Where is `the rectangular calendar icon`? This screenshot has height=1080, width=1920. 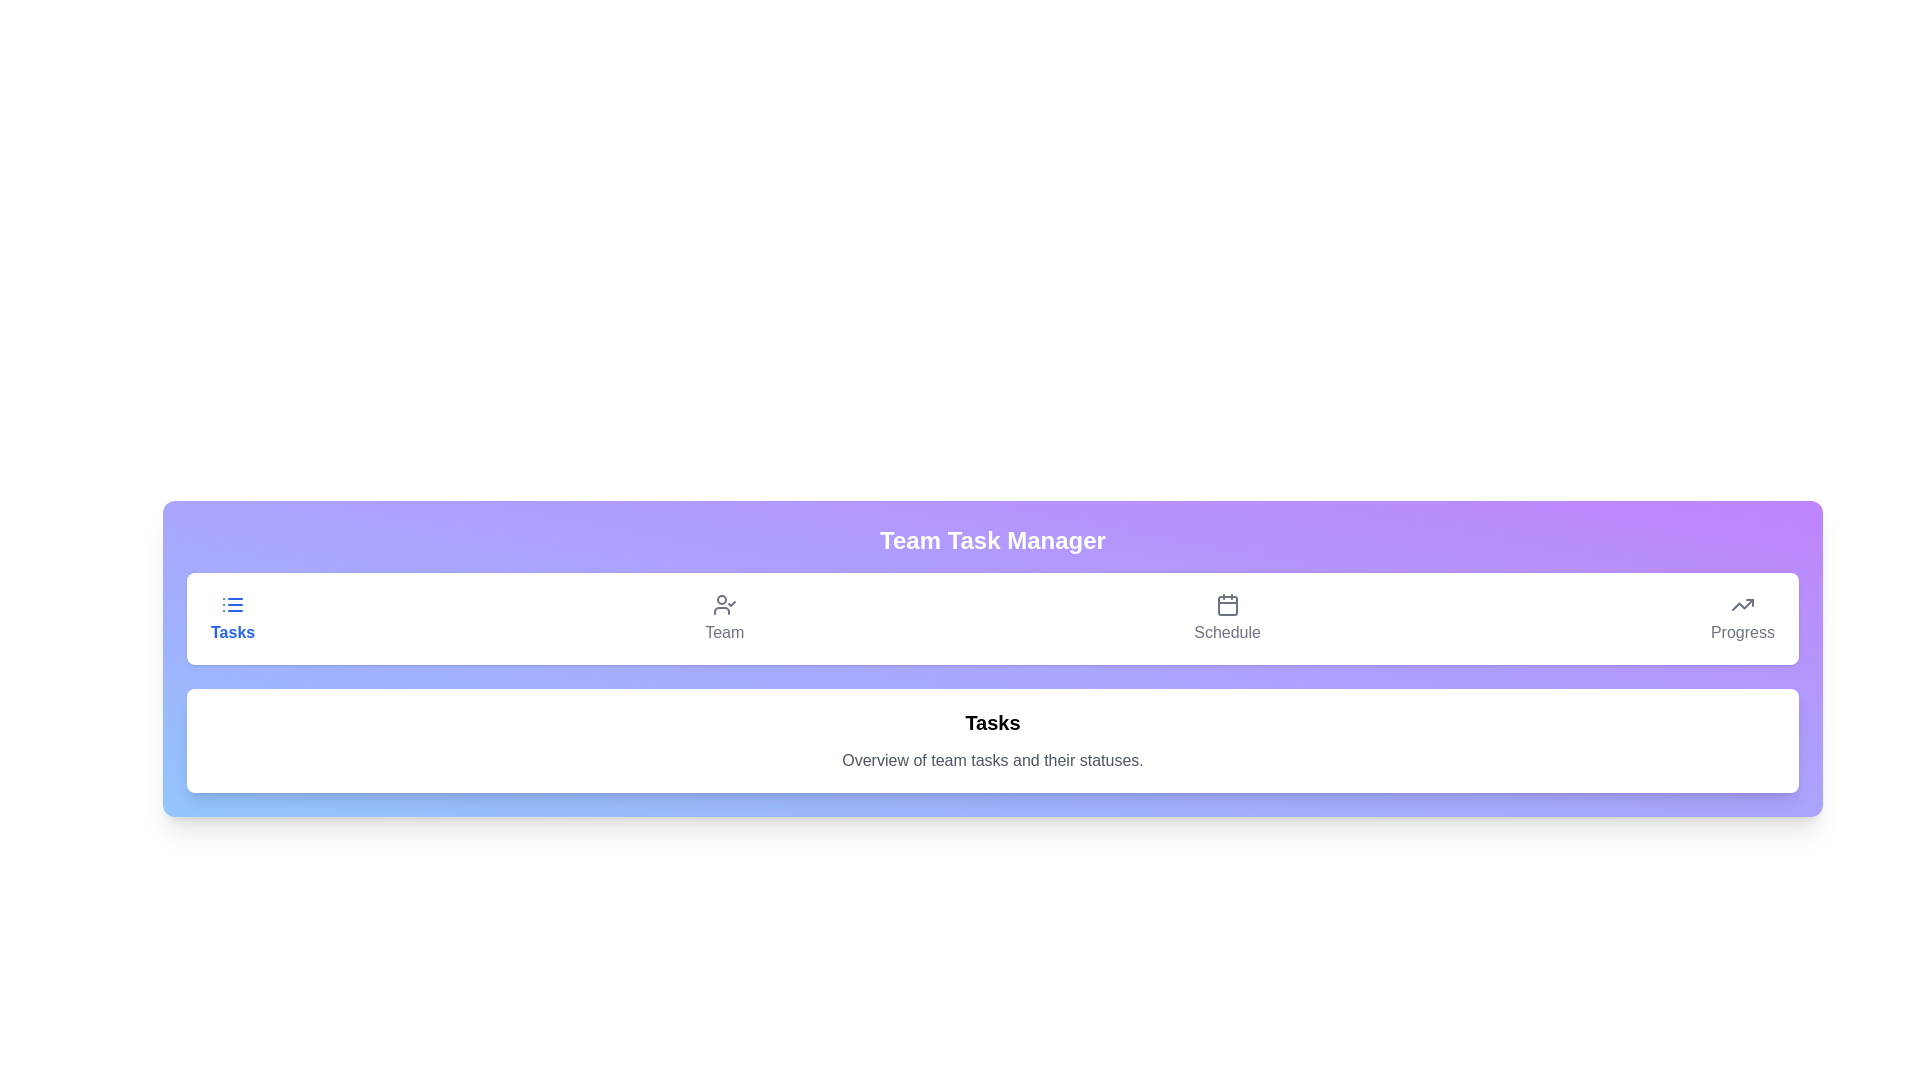
the rectangular calendar icon is located at coordinates (1226, 604).